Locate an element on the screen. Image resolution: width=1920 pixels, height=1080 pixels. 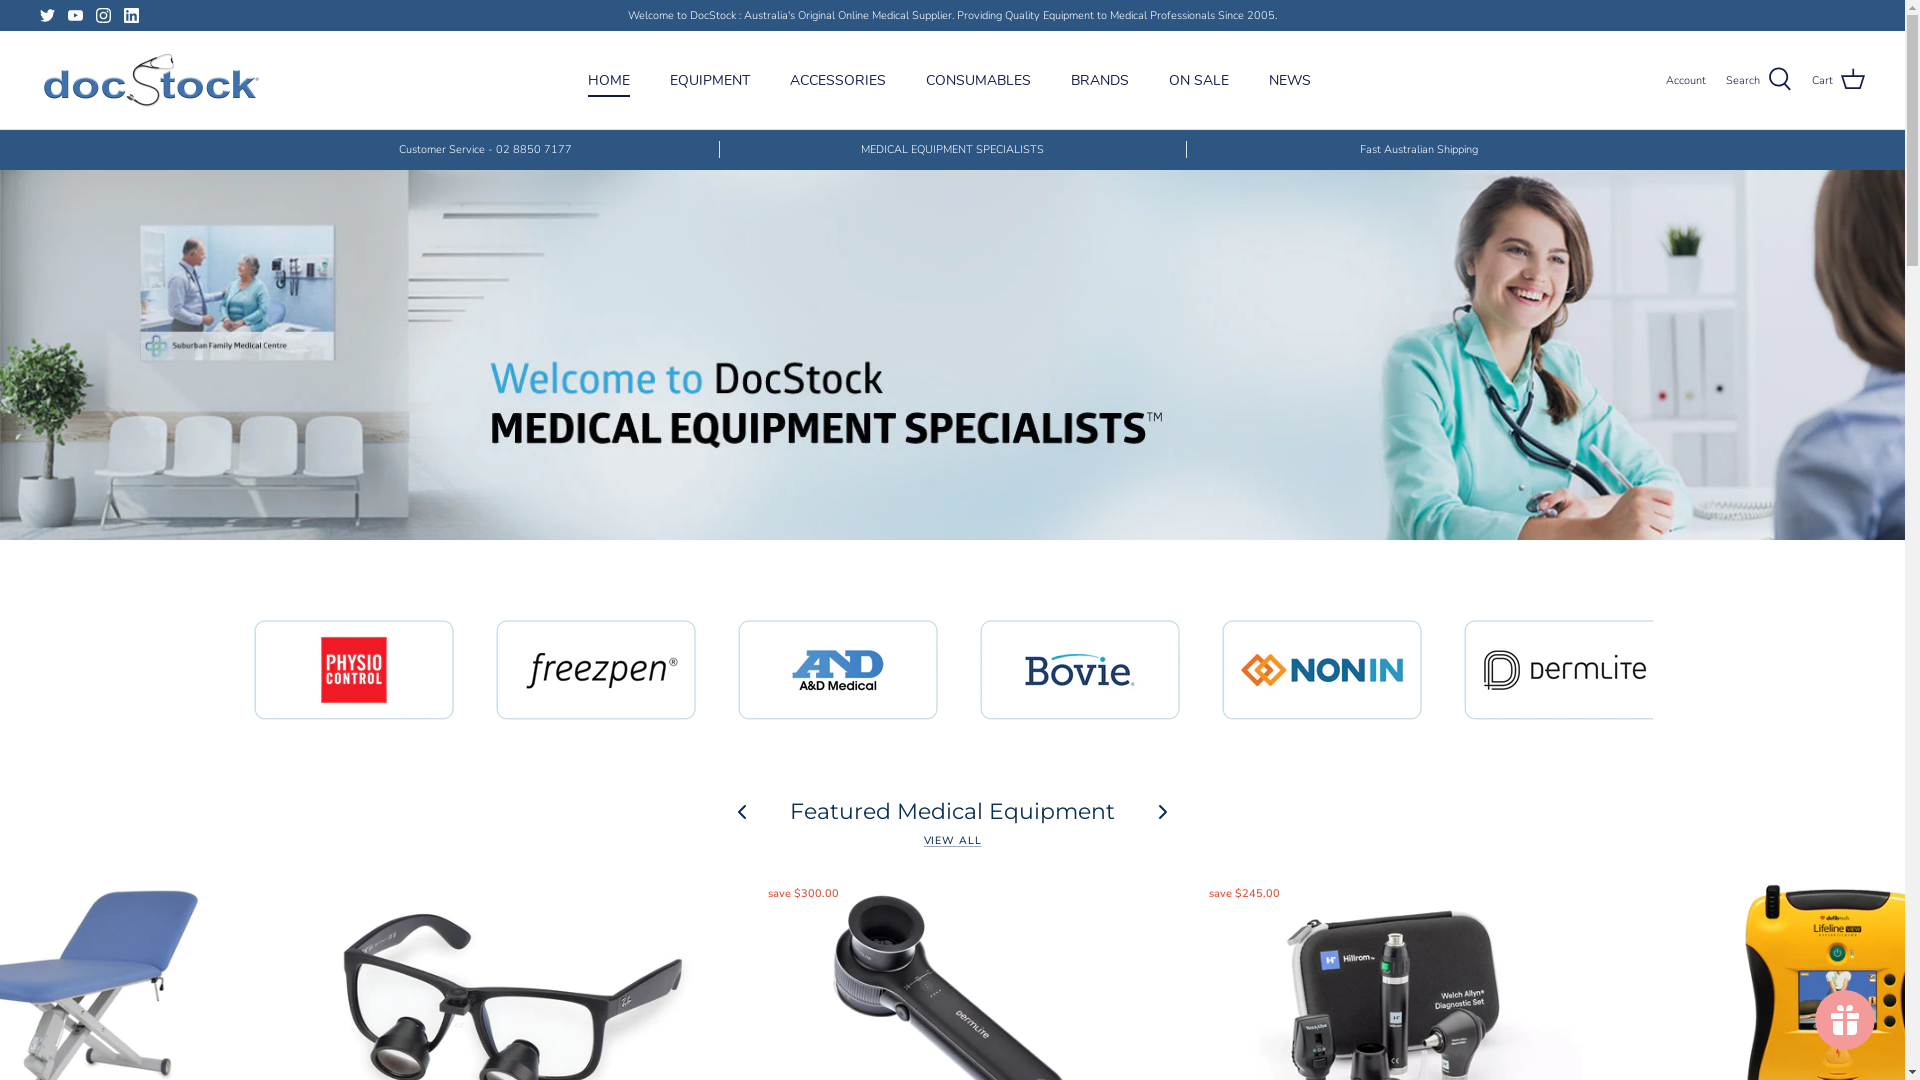
'Featured Medical Equipment' is located at coordinates (951, 811).